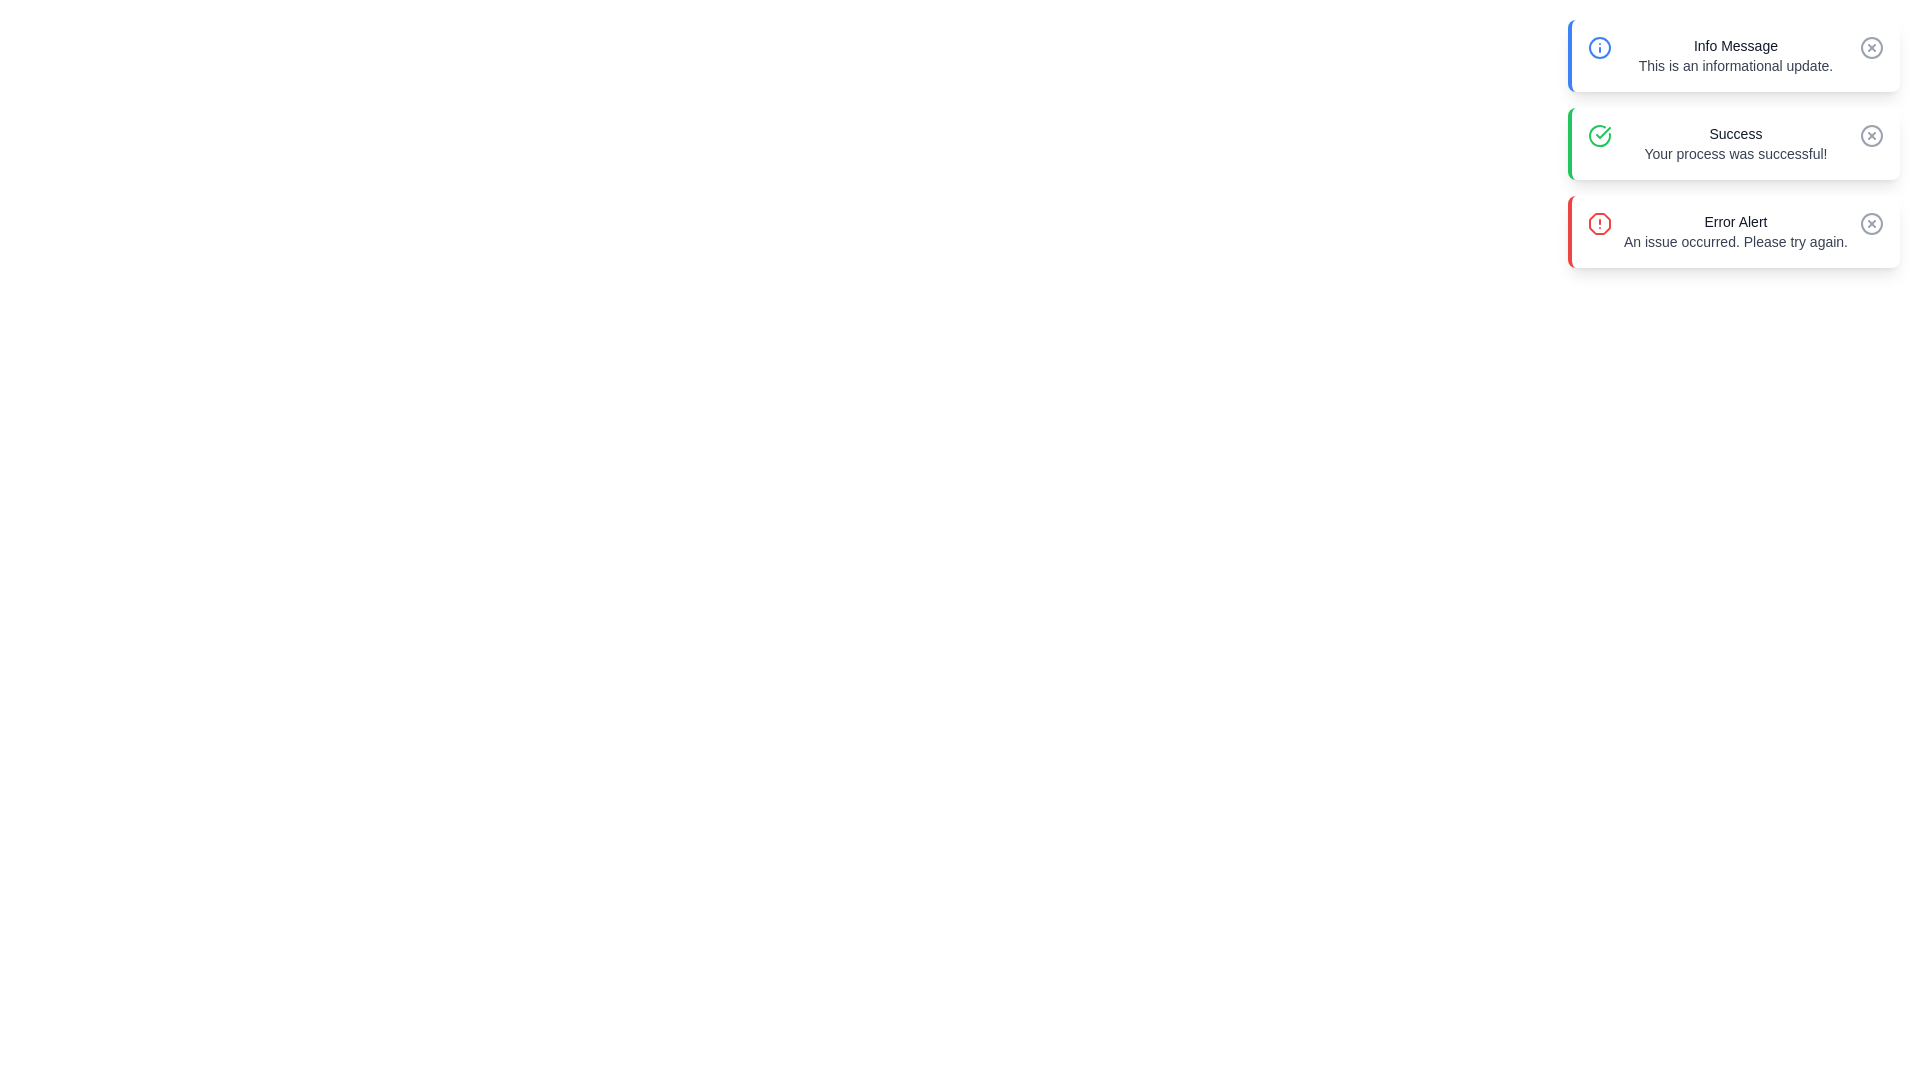 This screenshot has height=1080, width=1920. Describe the element at coordinates (1598, 46) in the screenshot. I see `the informational state icon located at the top left of the 'Info Message' card, adjacent to the card's text content` at that location.